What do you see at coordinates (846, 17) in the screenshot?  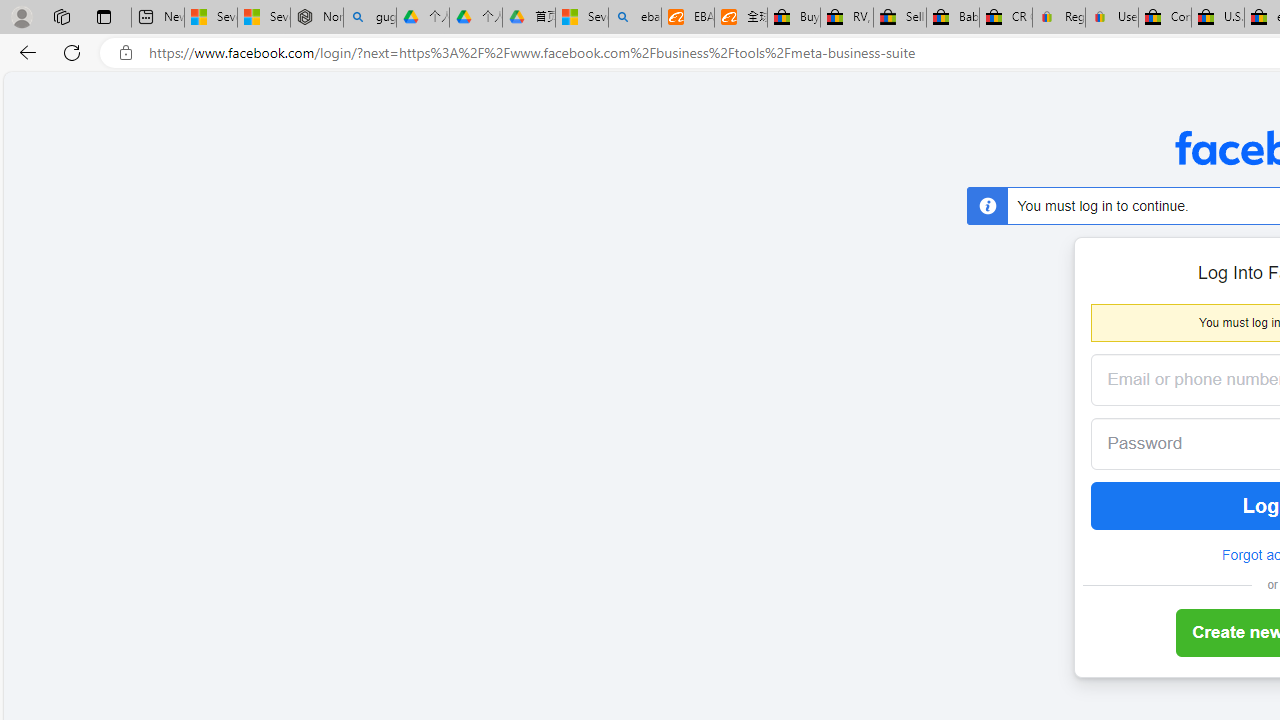 I see `'RV, Trailer & Camper Steps & Ladders for sale | eBay'` at bounding box center [846, 17].